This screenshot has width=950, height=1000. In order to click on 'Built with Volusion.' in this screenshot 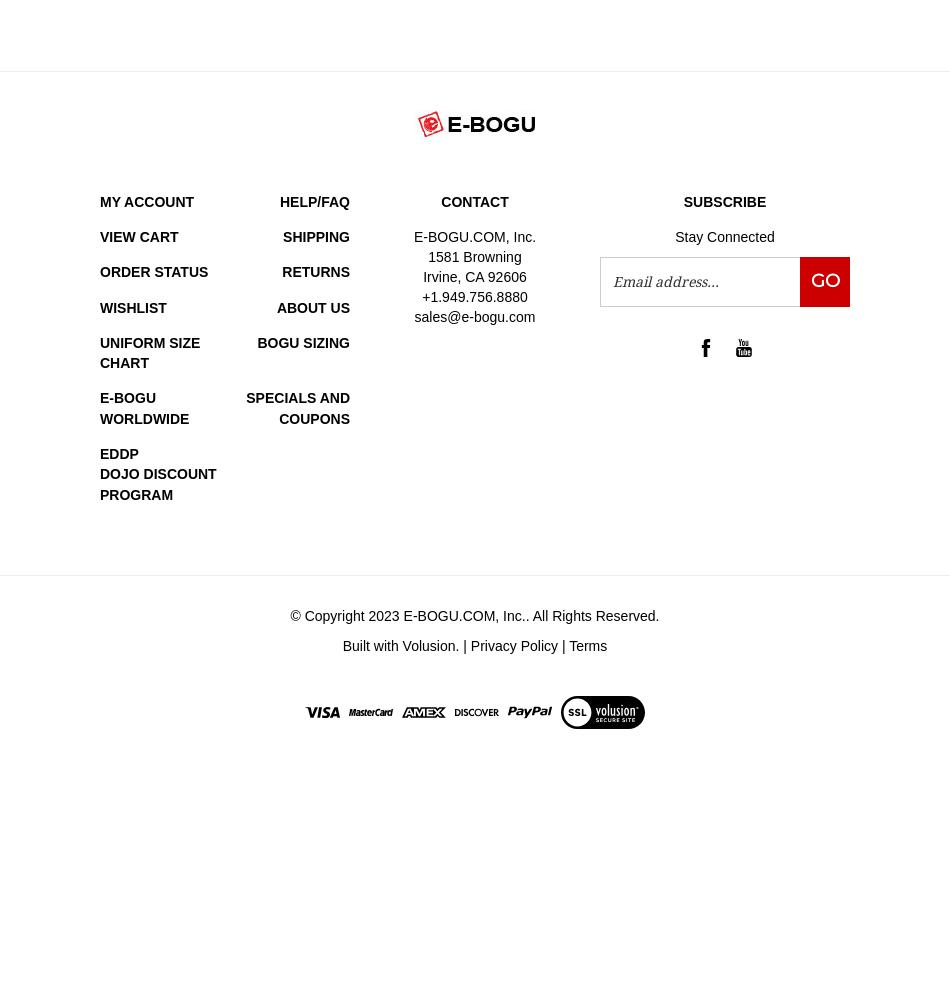, I will do `click(401, 645)`.